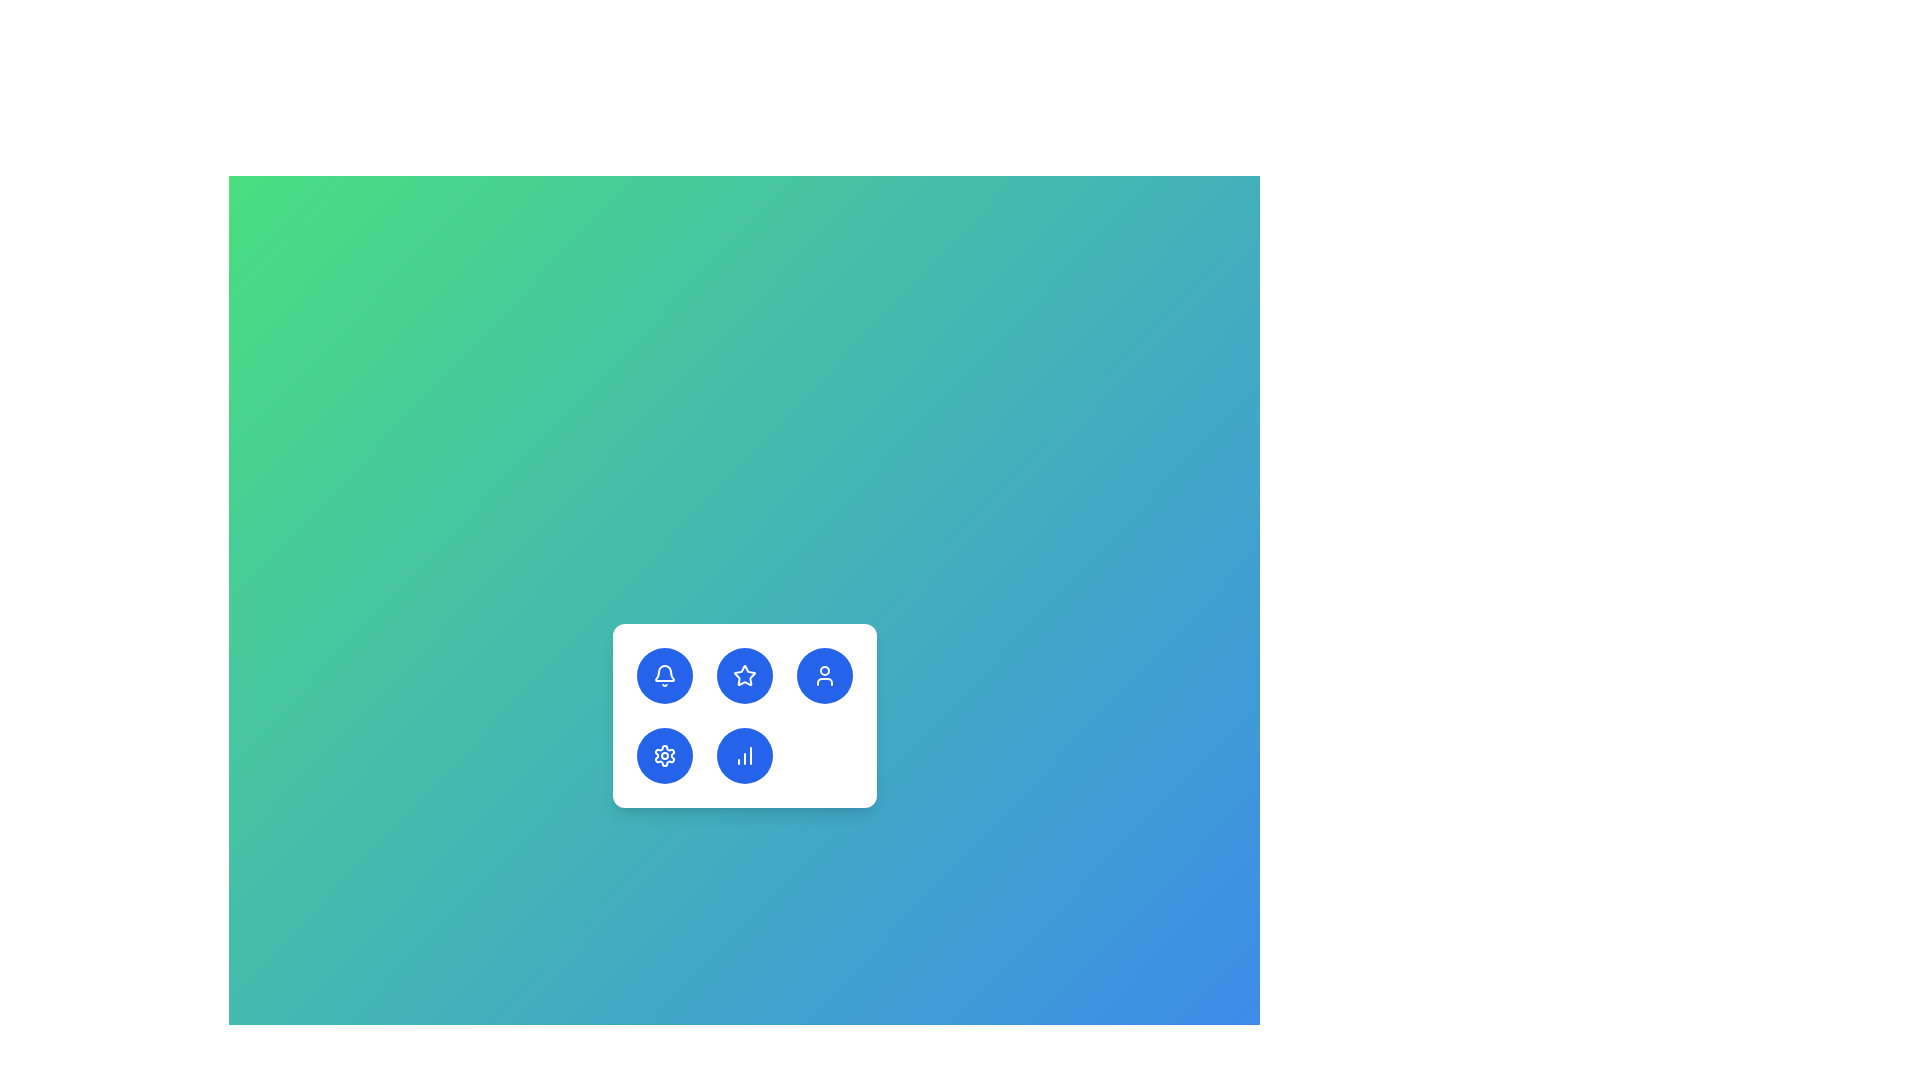  I want to click on the user profile icon, which is styled as an outline of a person in white against a circular blue background, located in the top-right corner among a set of five circular icons, so click(824, 675).